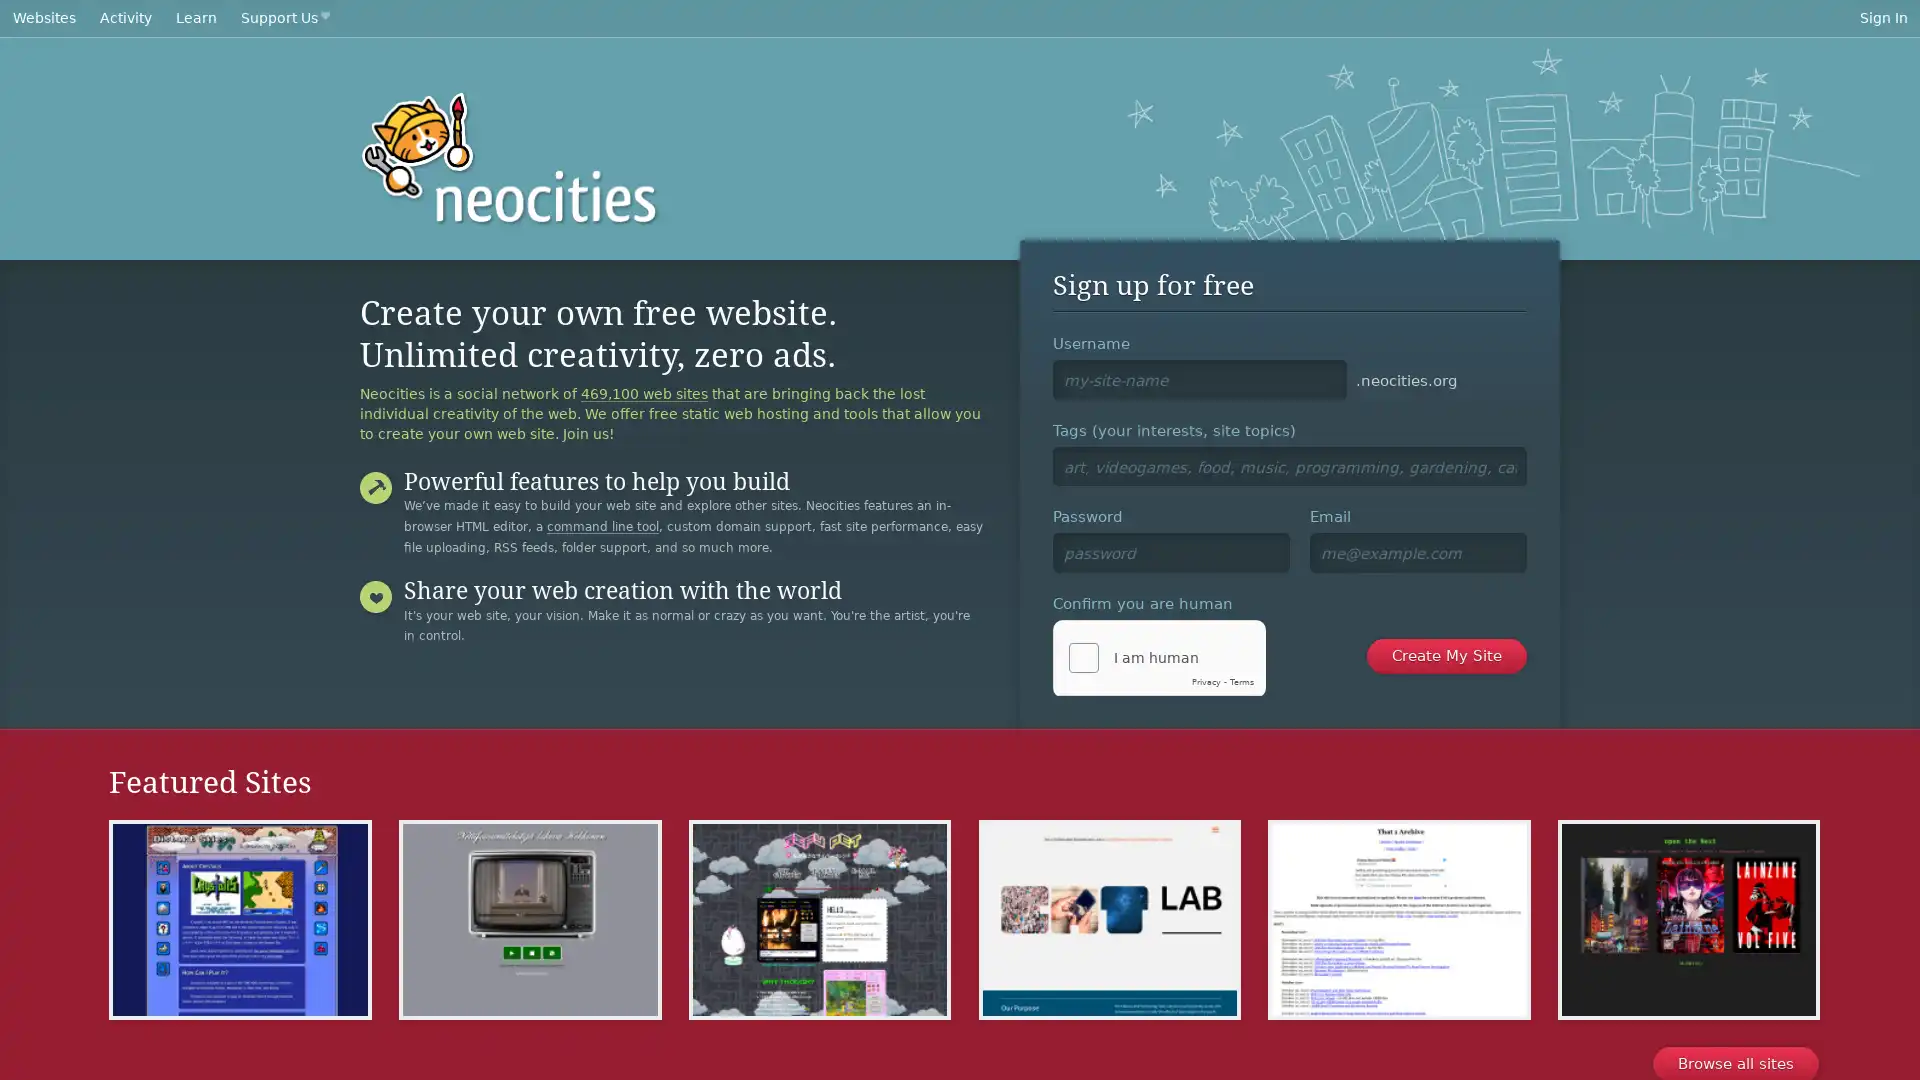 The height and width of the screenshot is (1080, 1920). I want to click on Create My Site, so click(1446, 655).